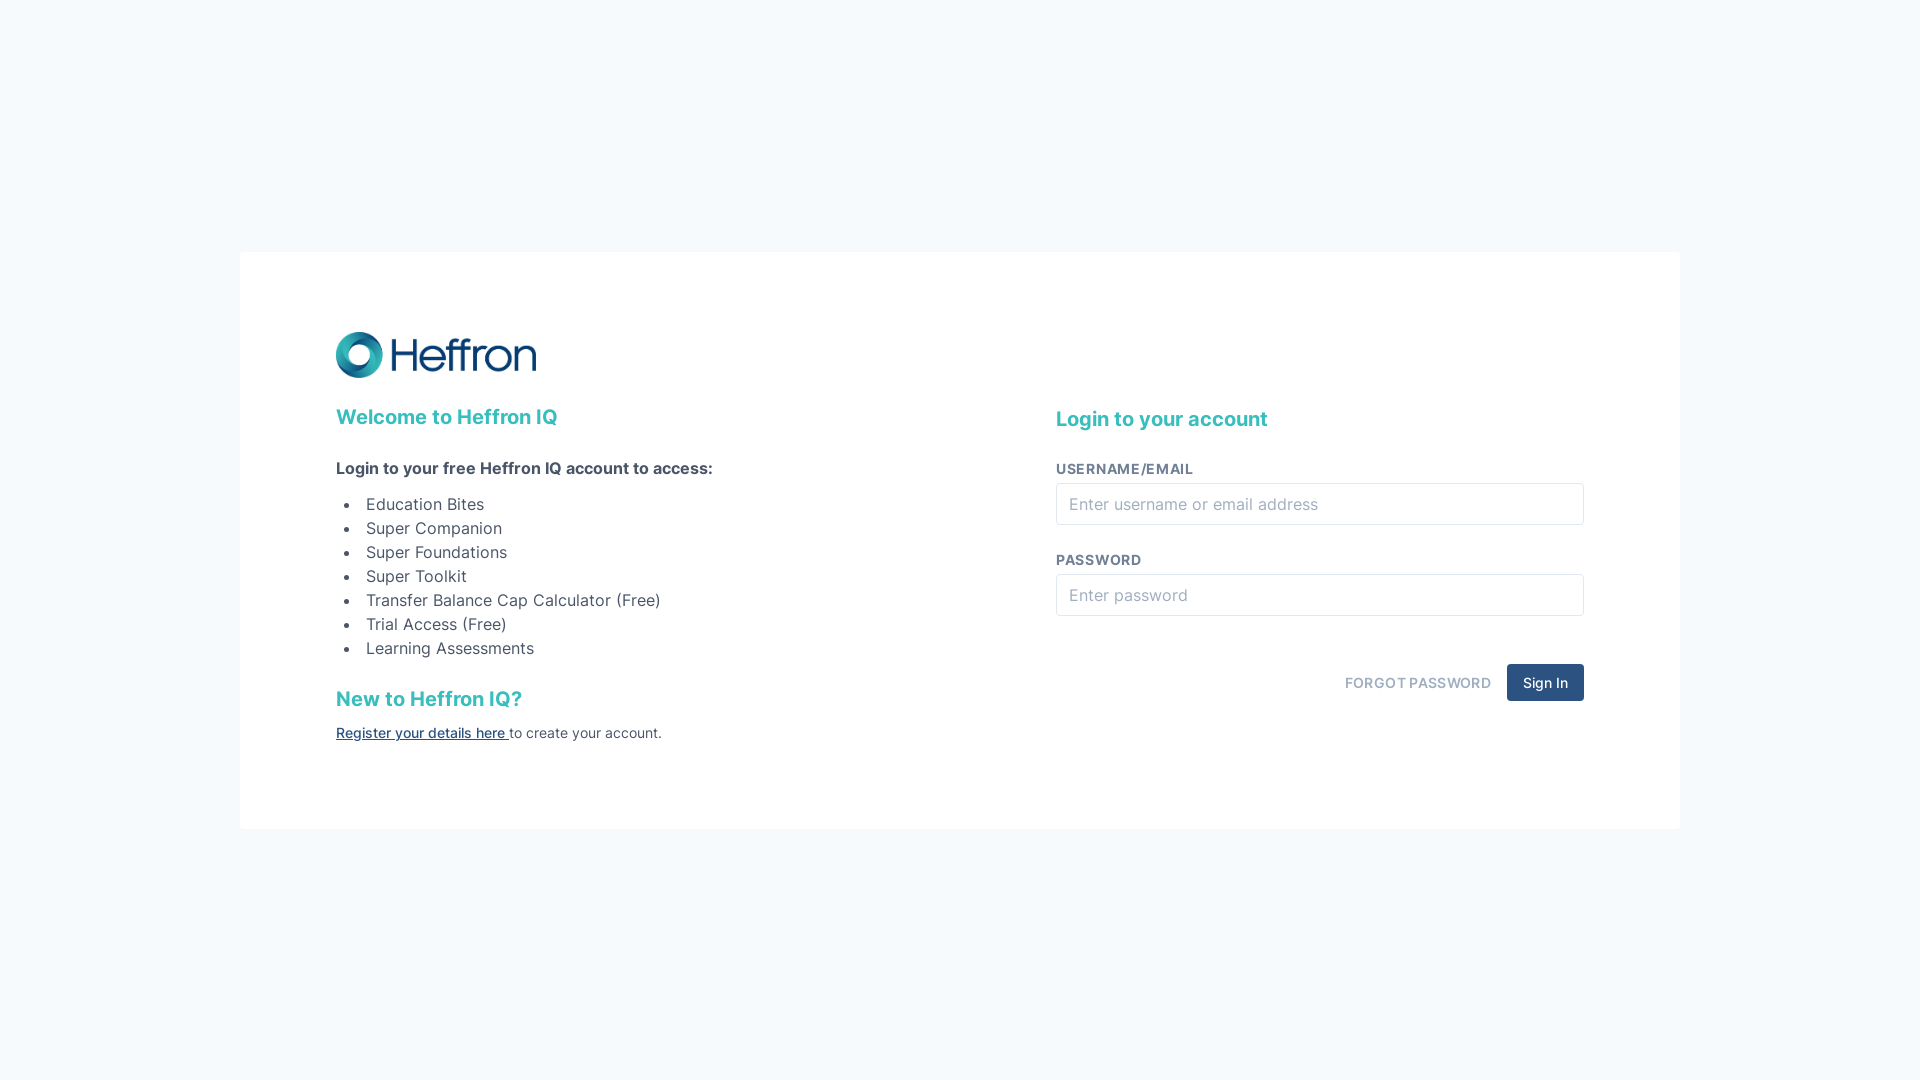  Describe the element at coordinates (1416, 681) in the screenshot. I see `'FORGOT PASSWORD'` at that location.